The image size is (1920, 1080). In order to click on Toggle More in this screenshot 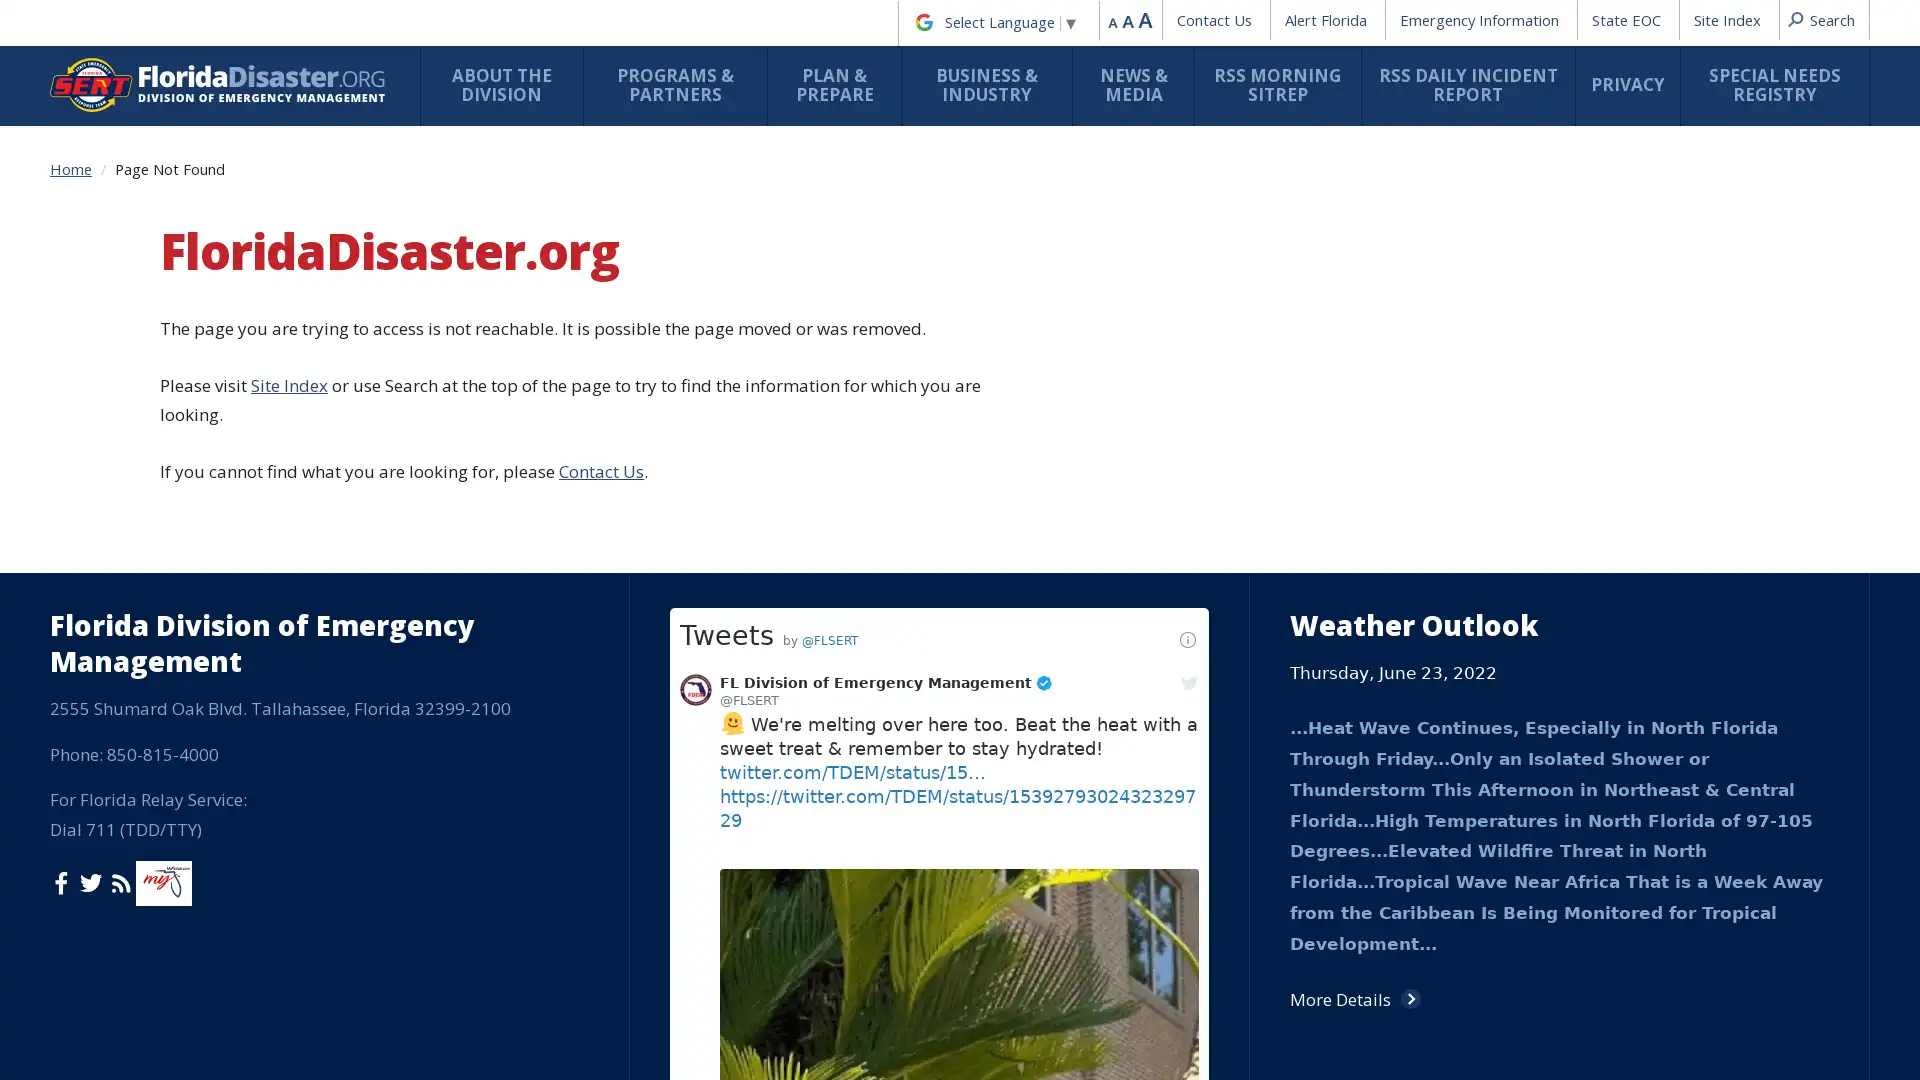, I will do `click(1002, 765)`.